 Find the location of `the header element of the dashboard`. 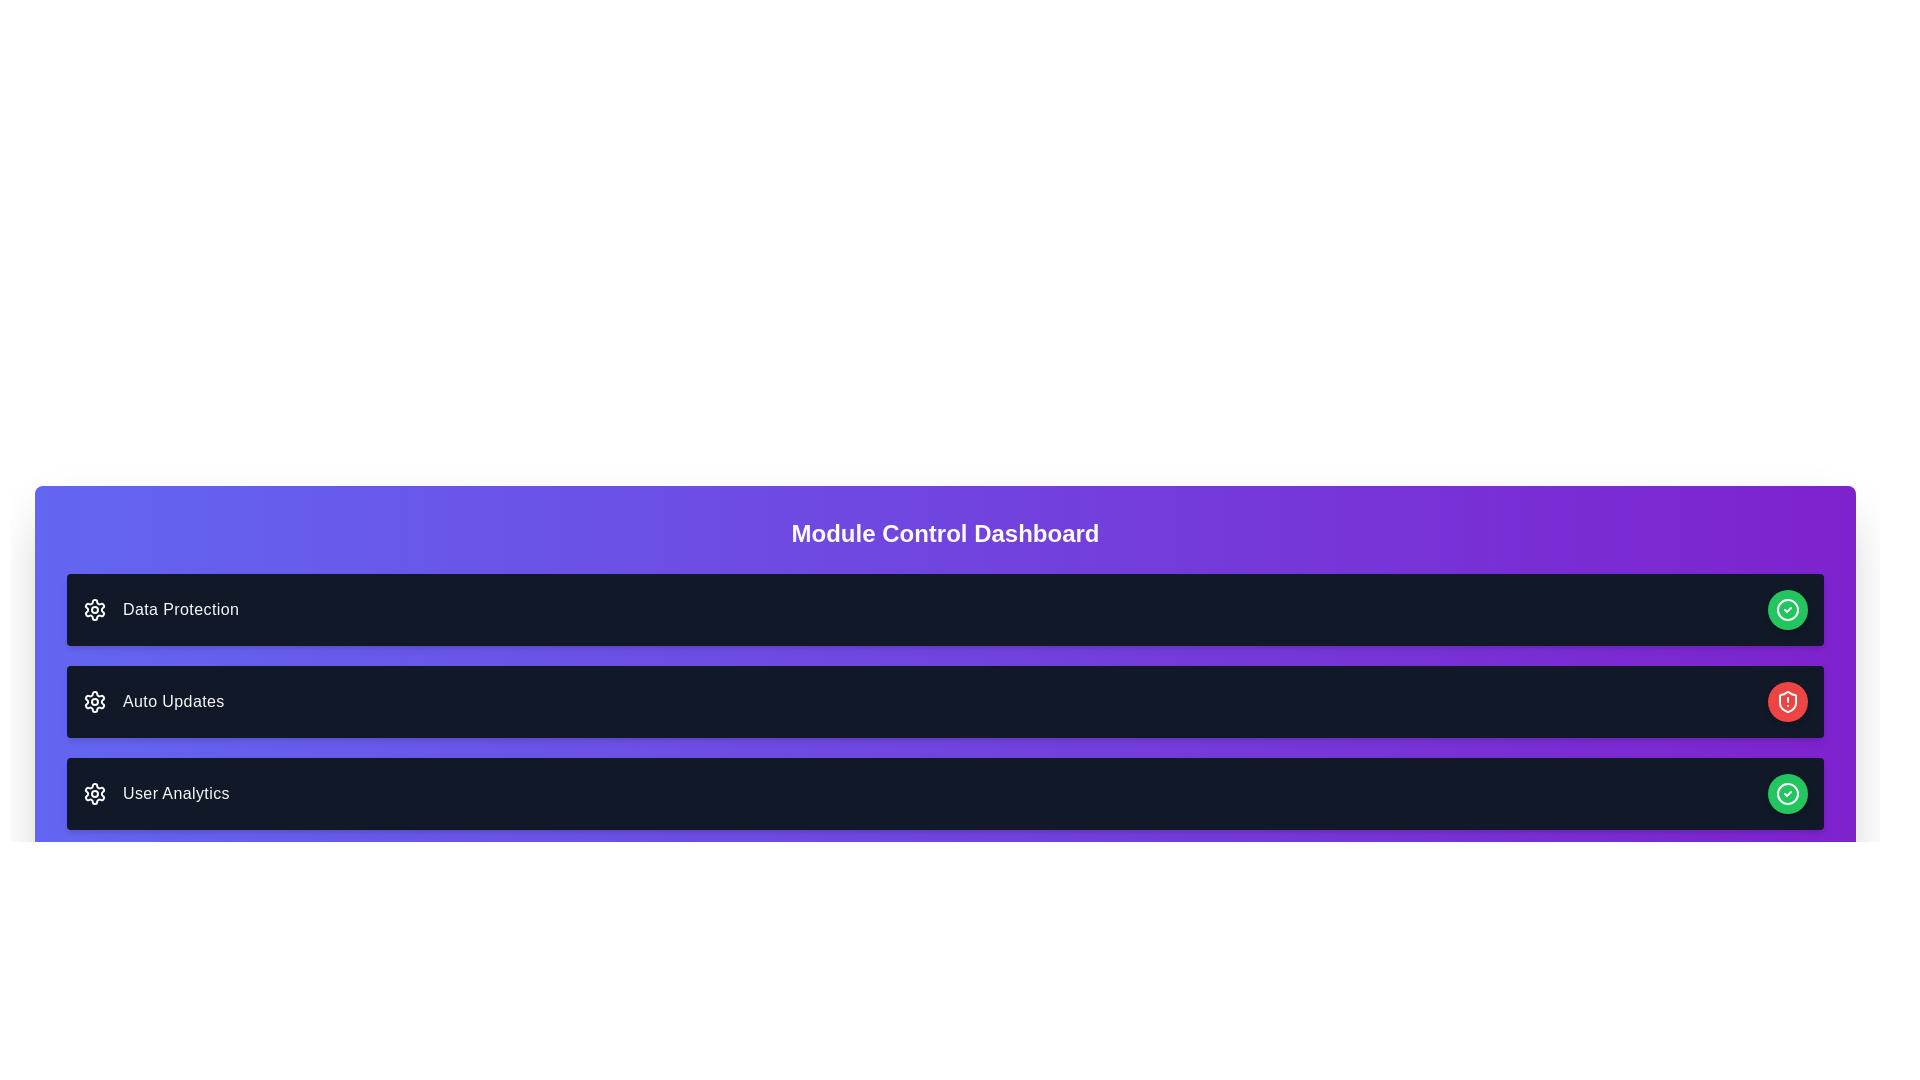

the header element of the dashboard is located at coordinates (944, 532).